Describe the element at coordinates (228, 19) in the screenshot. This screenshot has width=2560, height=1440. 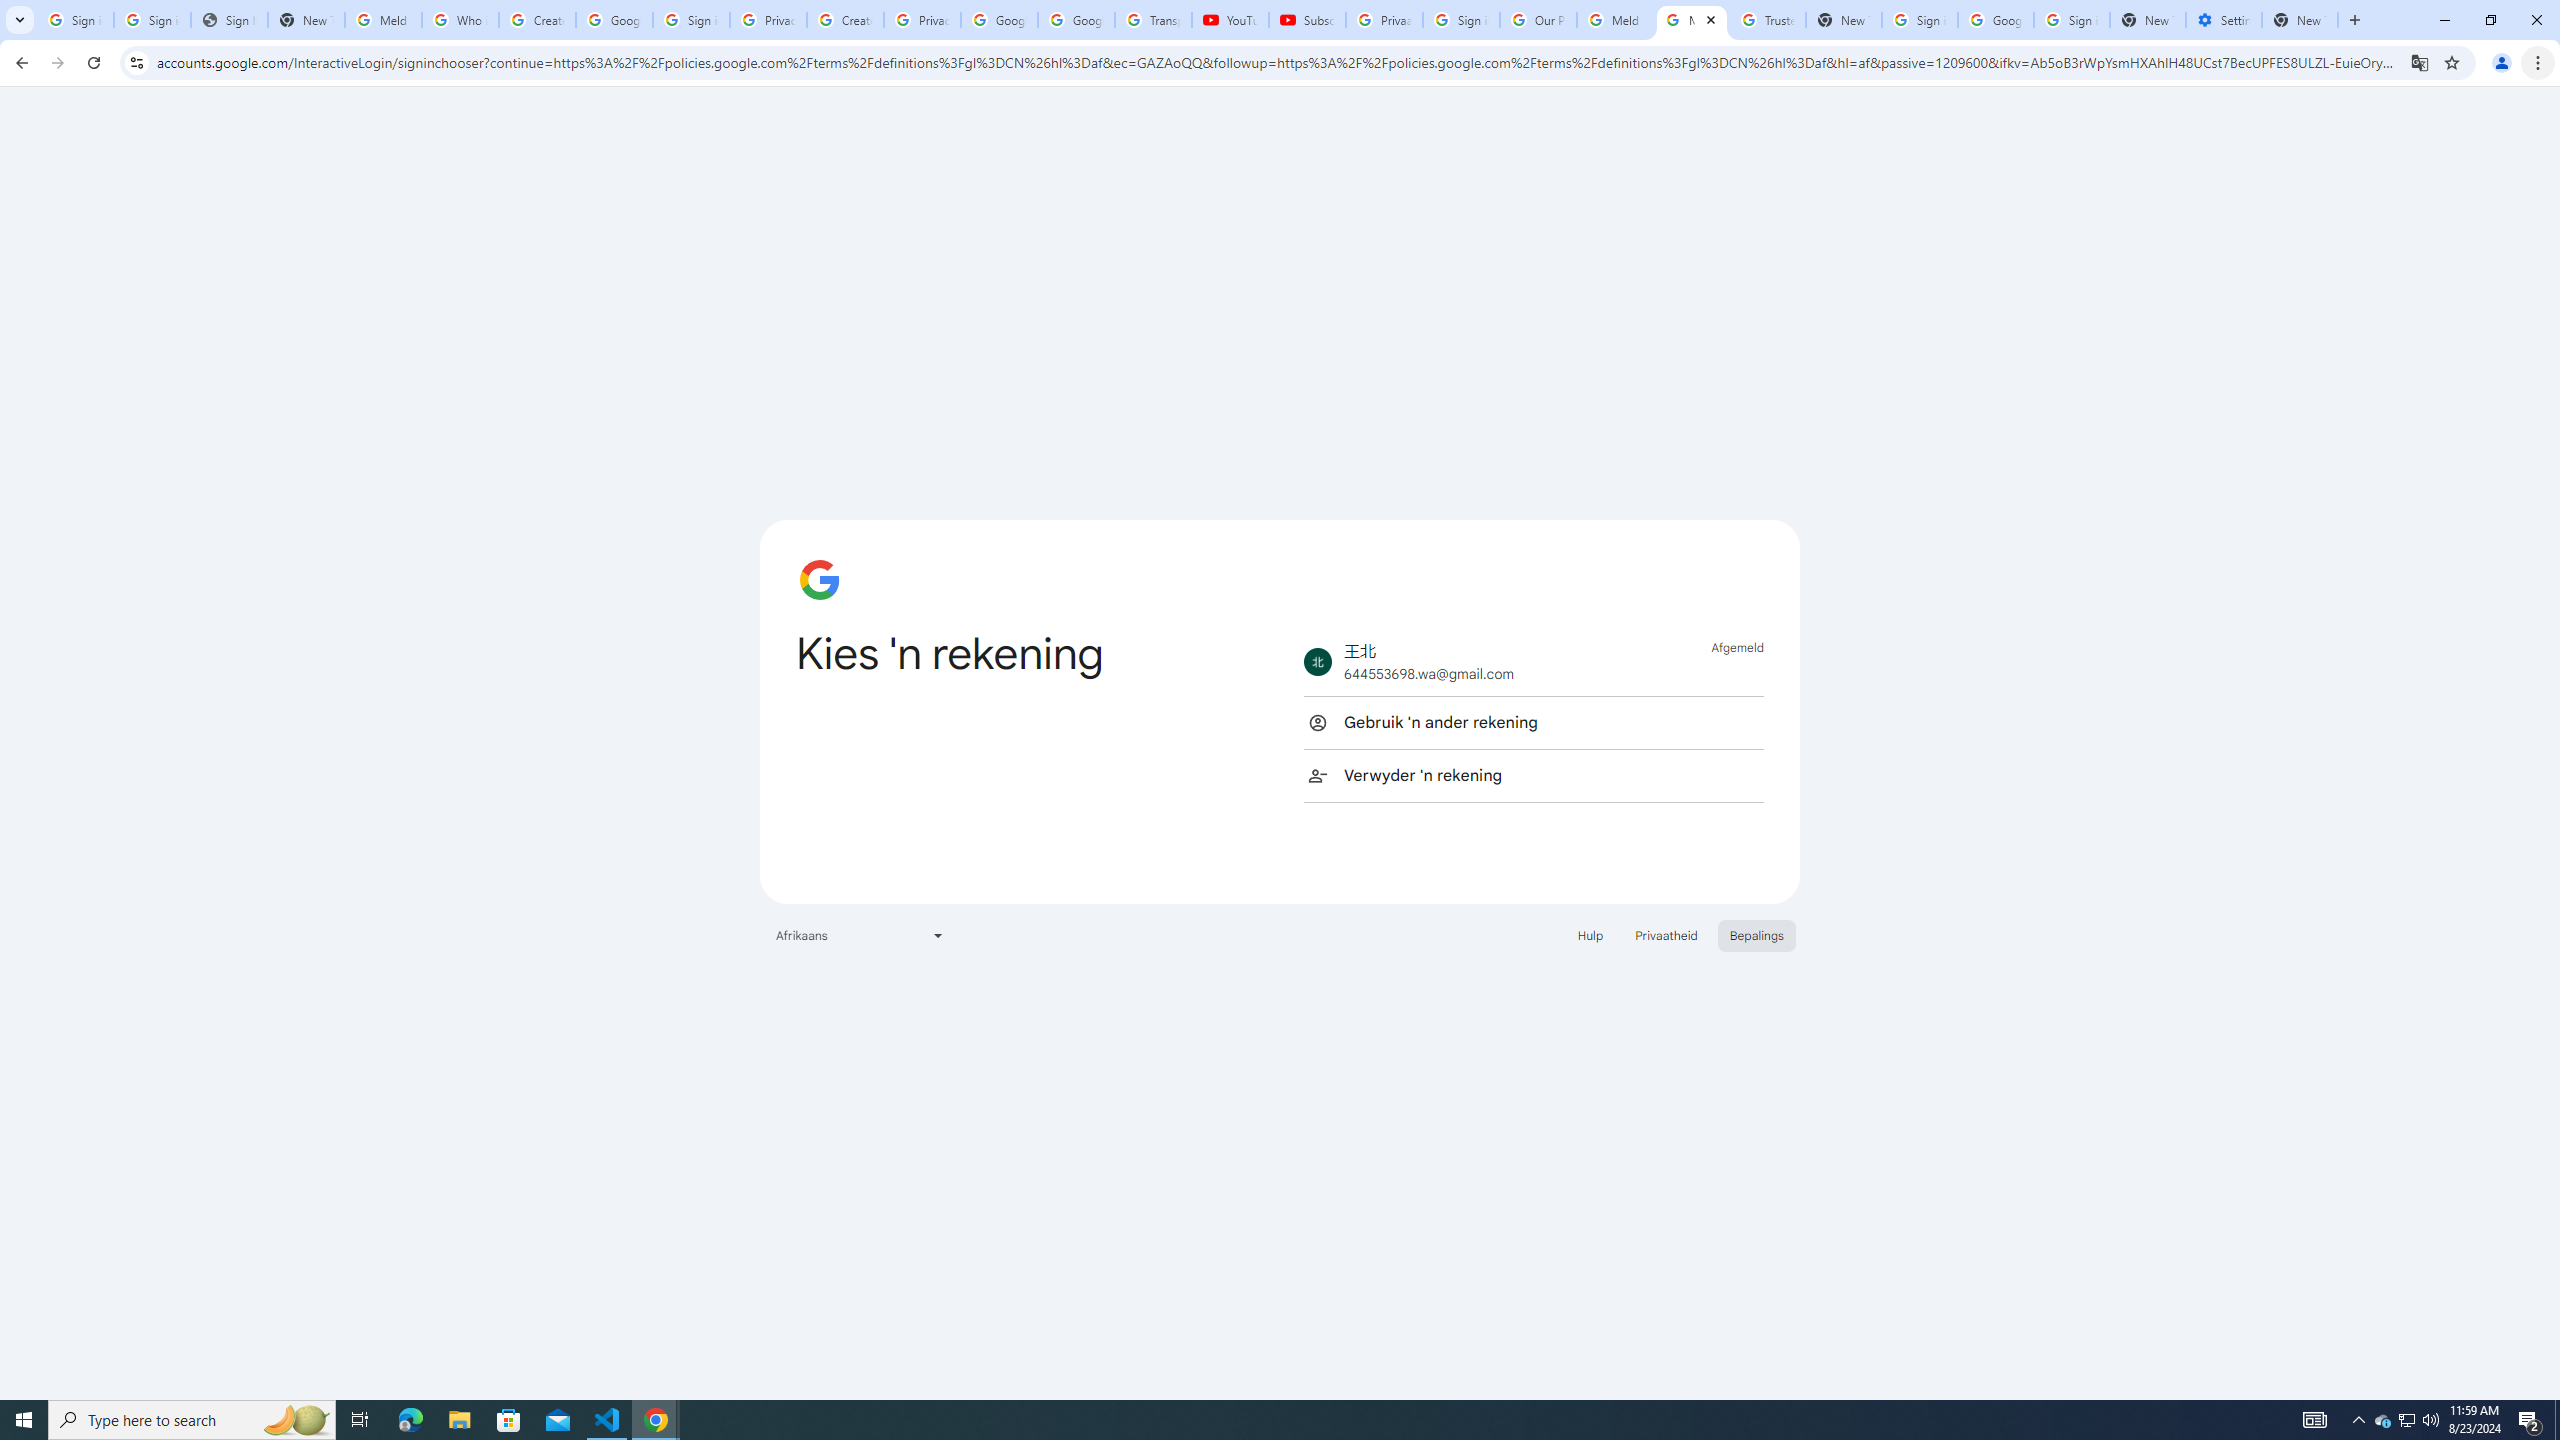
I see `'Sign In - USA TODAY'` at that location.